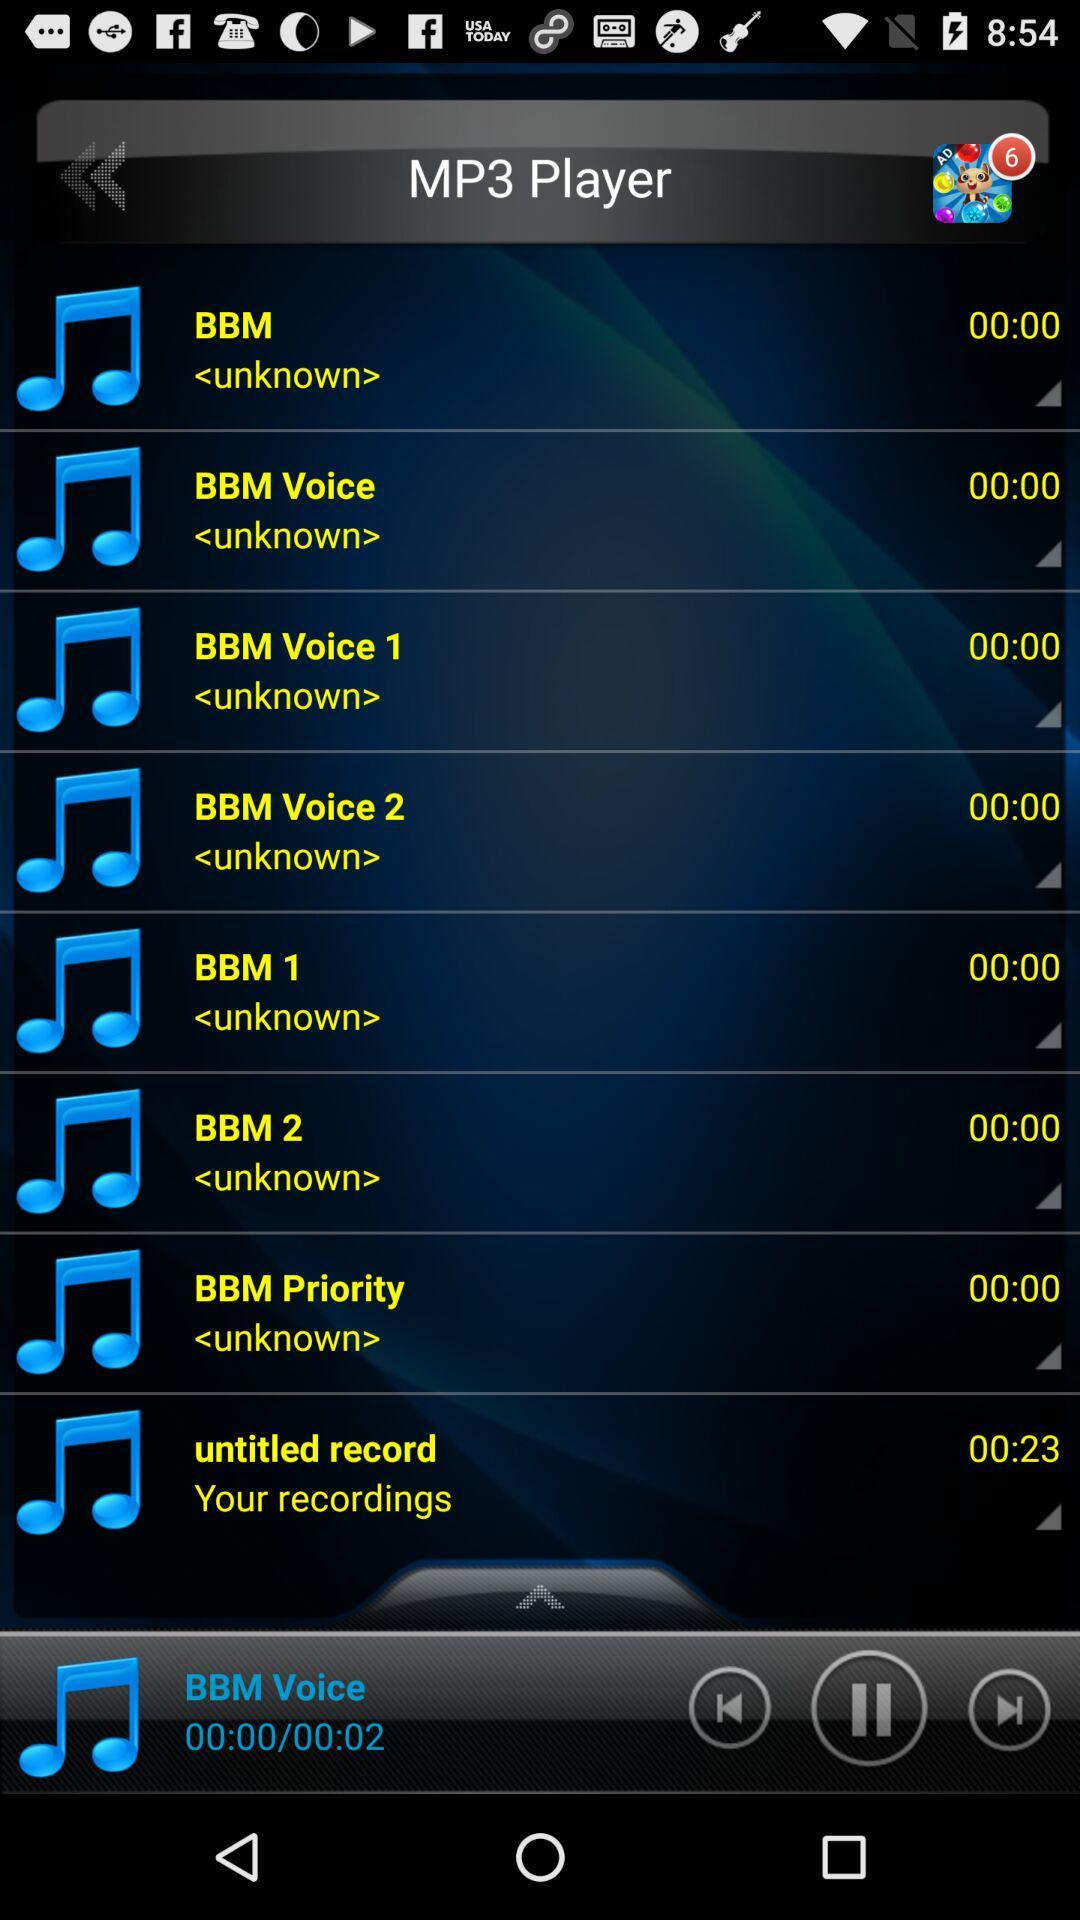  Describe the element at coordinates (315, 1447) in the screenshot. I see `item below <unknown> icon` at that location.